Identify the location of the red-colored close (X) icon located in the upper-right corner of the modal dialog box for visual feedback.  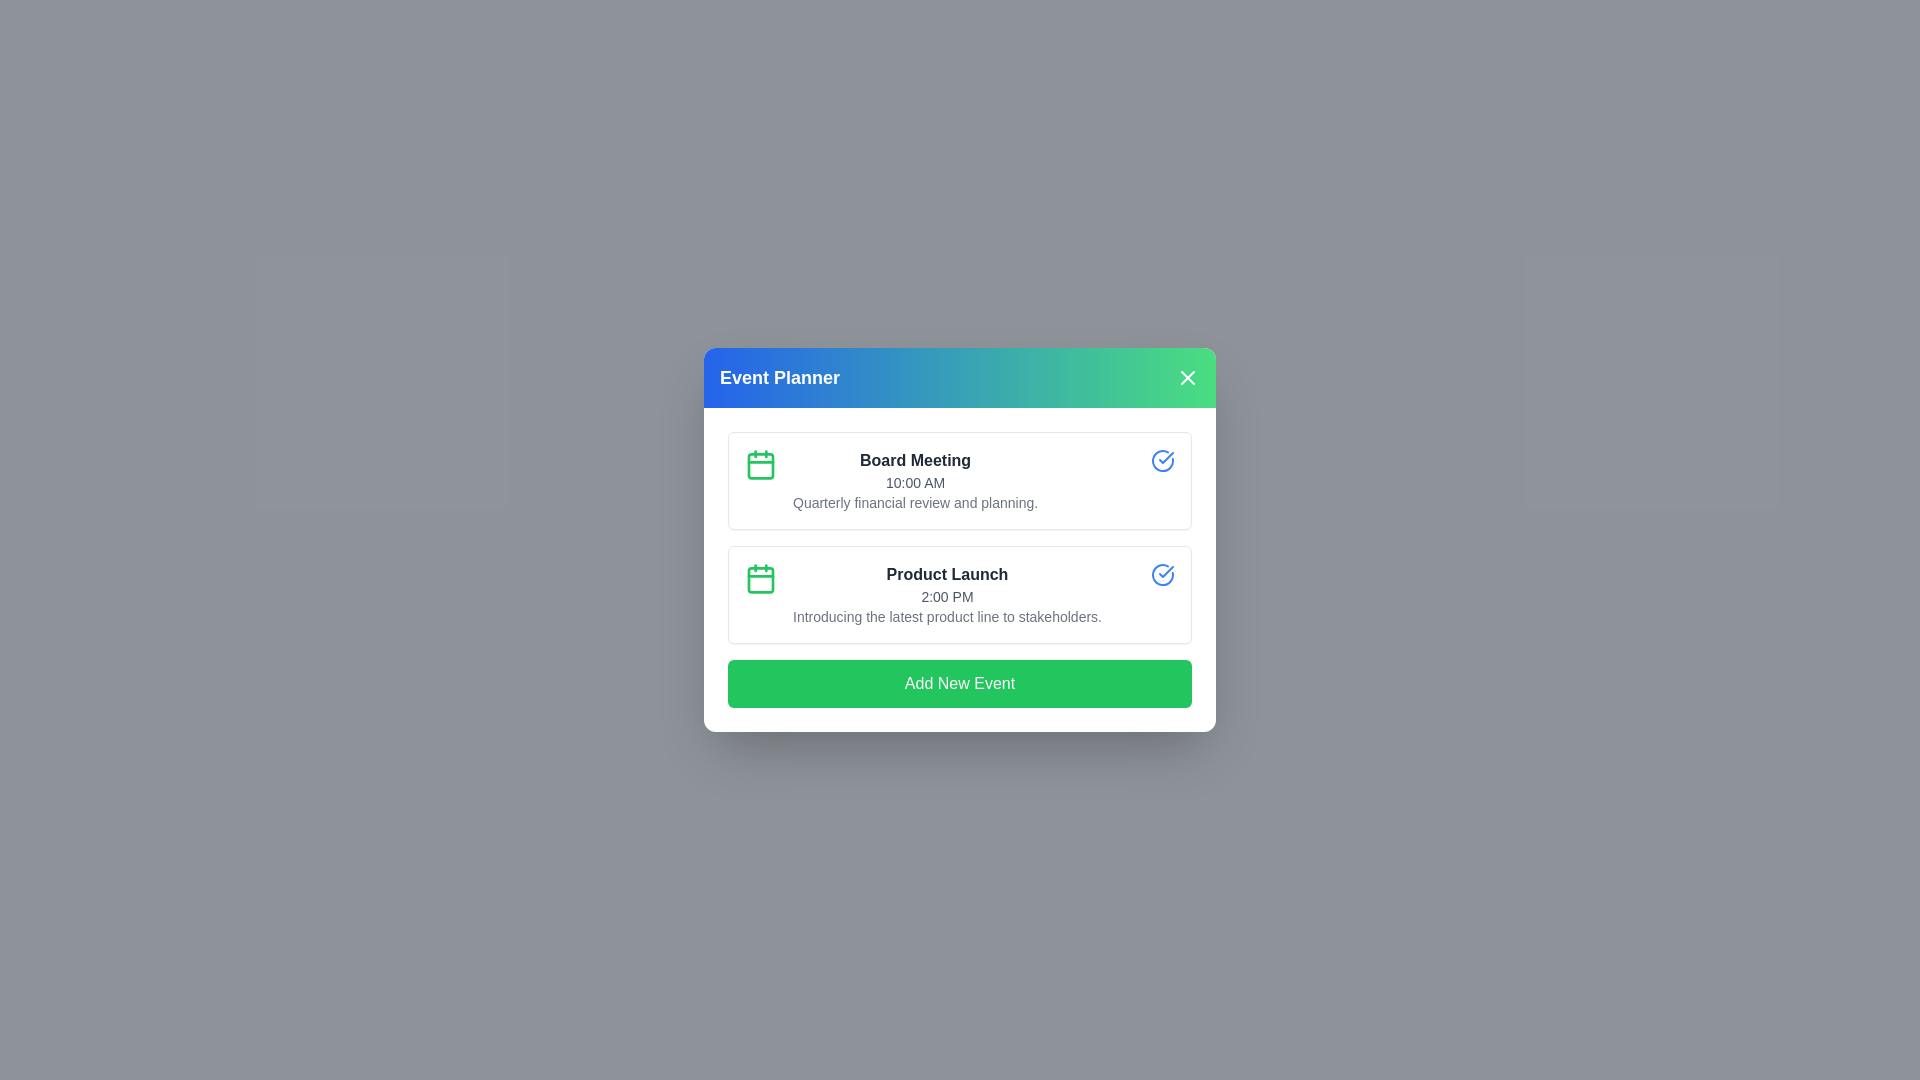
(1188, 378).